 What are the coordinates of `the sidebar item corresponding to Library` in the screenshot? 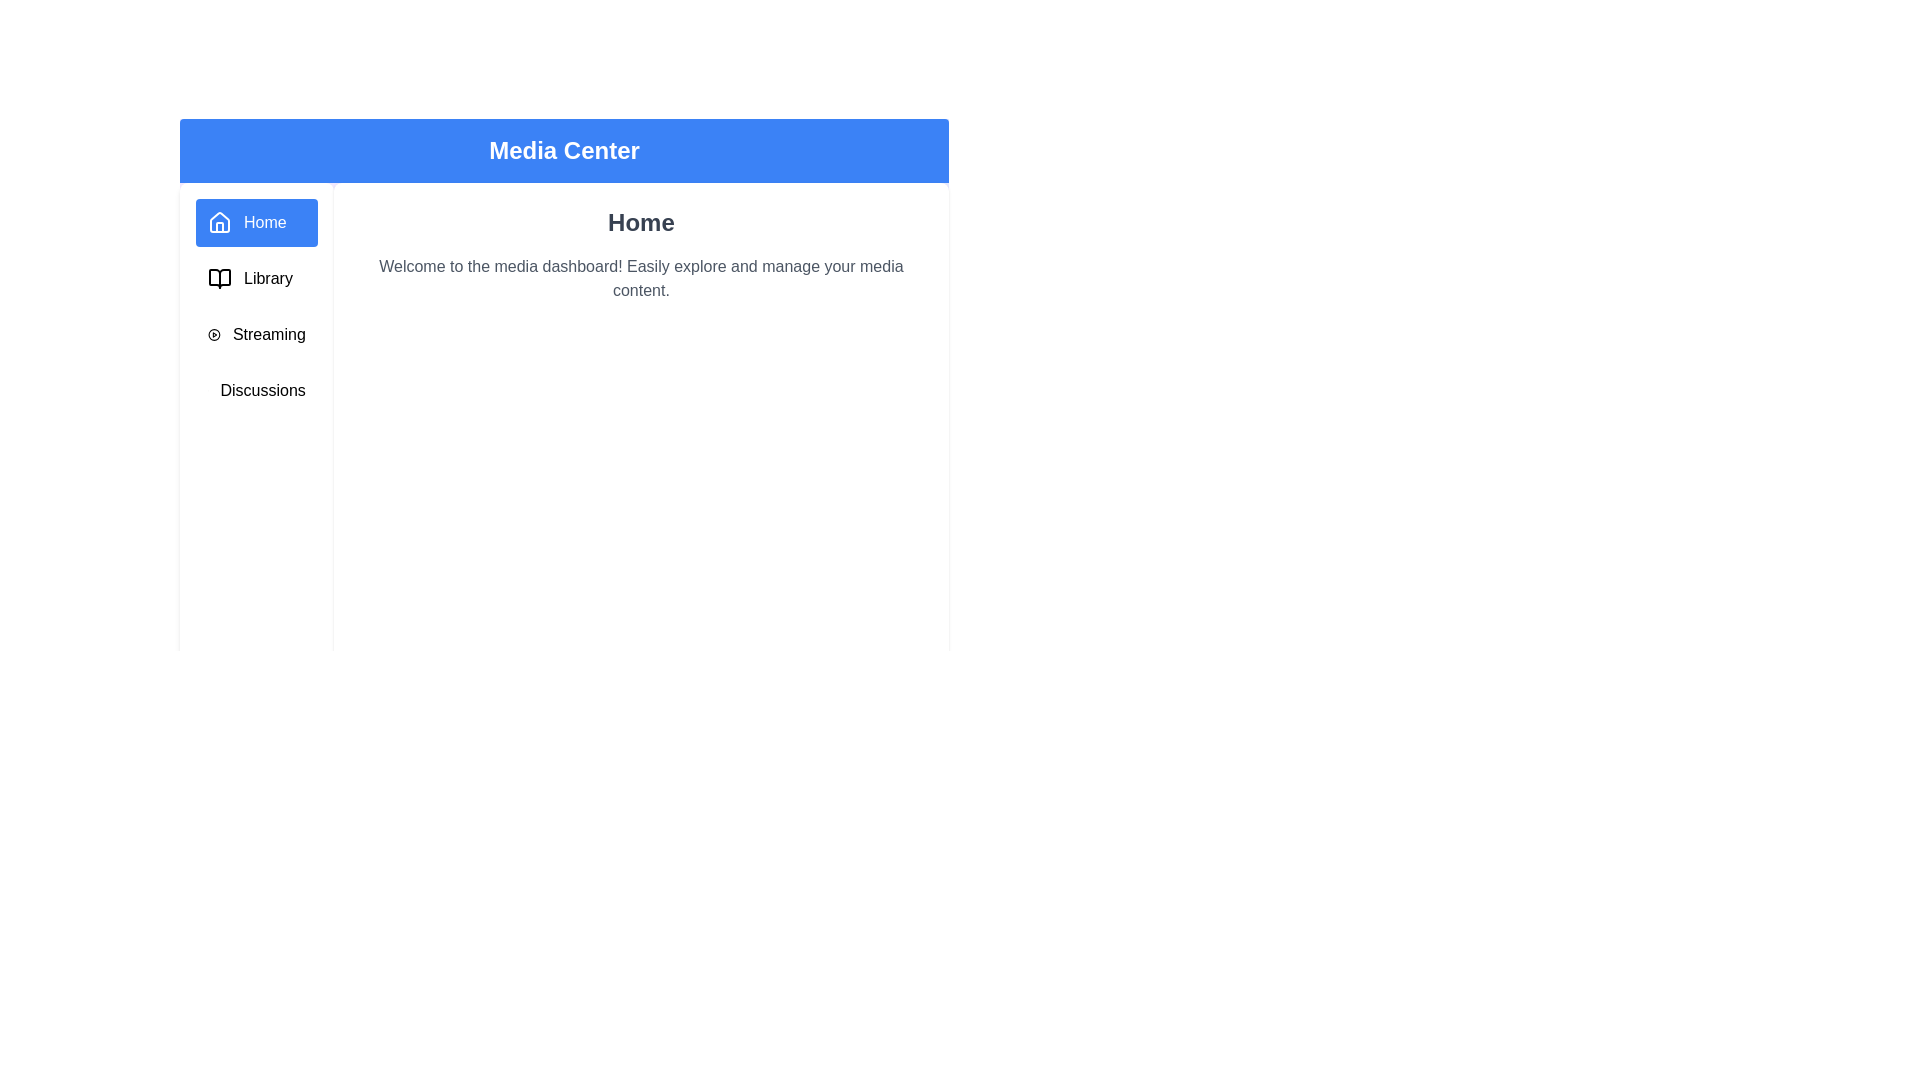 It's located at (255, 278).